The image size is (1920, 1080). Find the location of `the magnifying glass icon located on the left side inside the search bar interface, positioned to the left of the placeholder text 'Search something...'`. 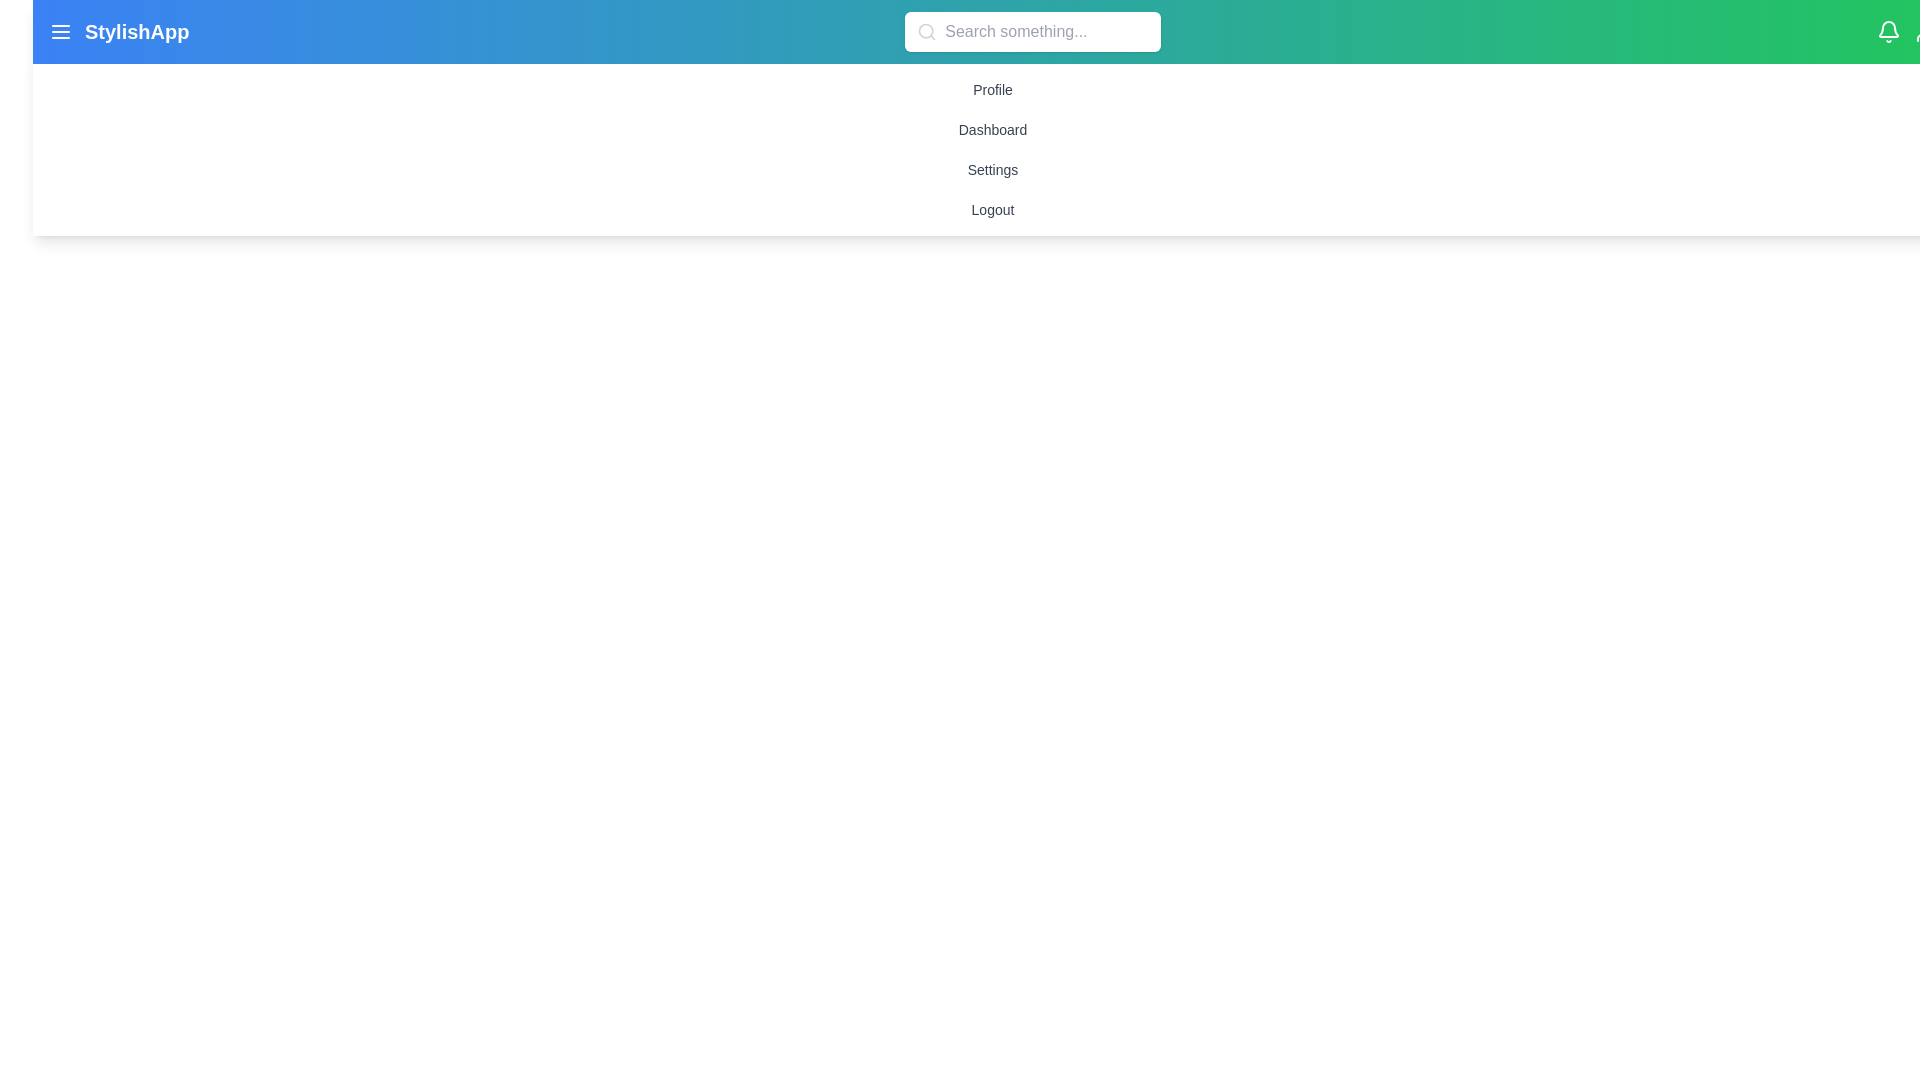

the magnifying glass icon located on the left side inside the search bar interface, positioned to the left of the placeholder text 'Search something...' is located at coordinates (926, 31).